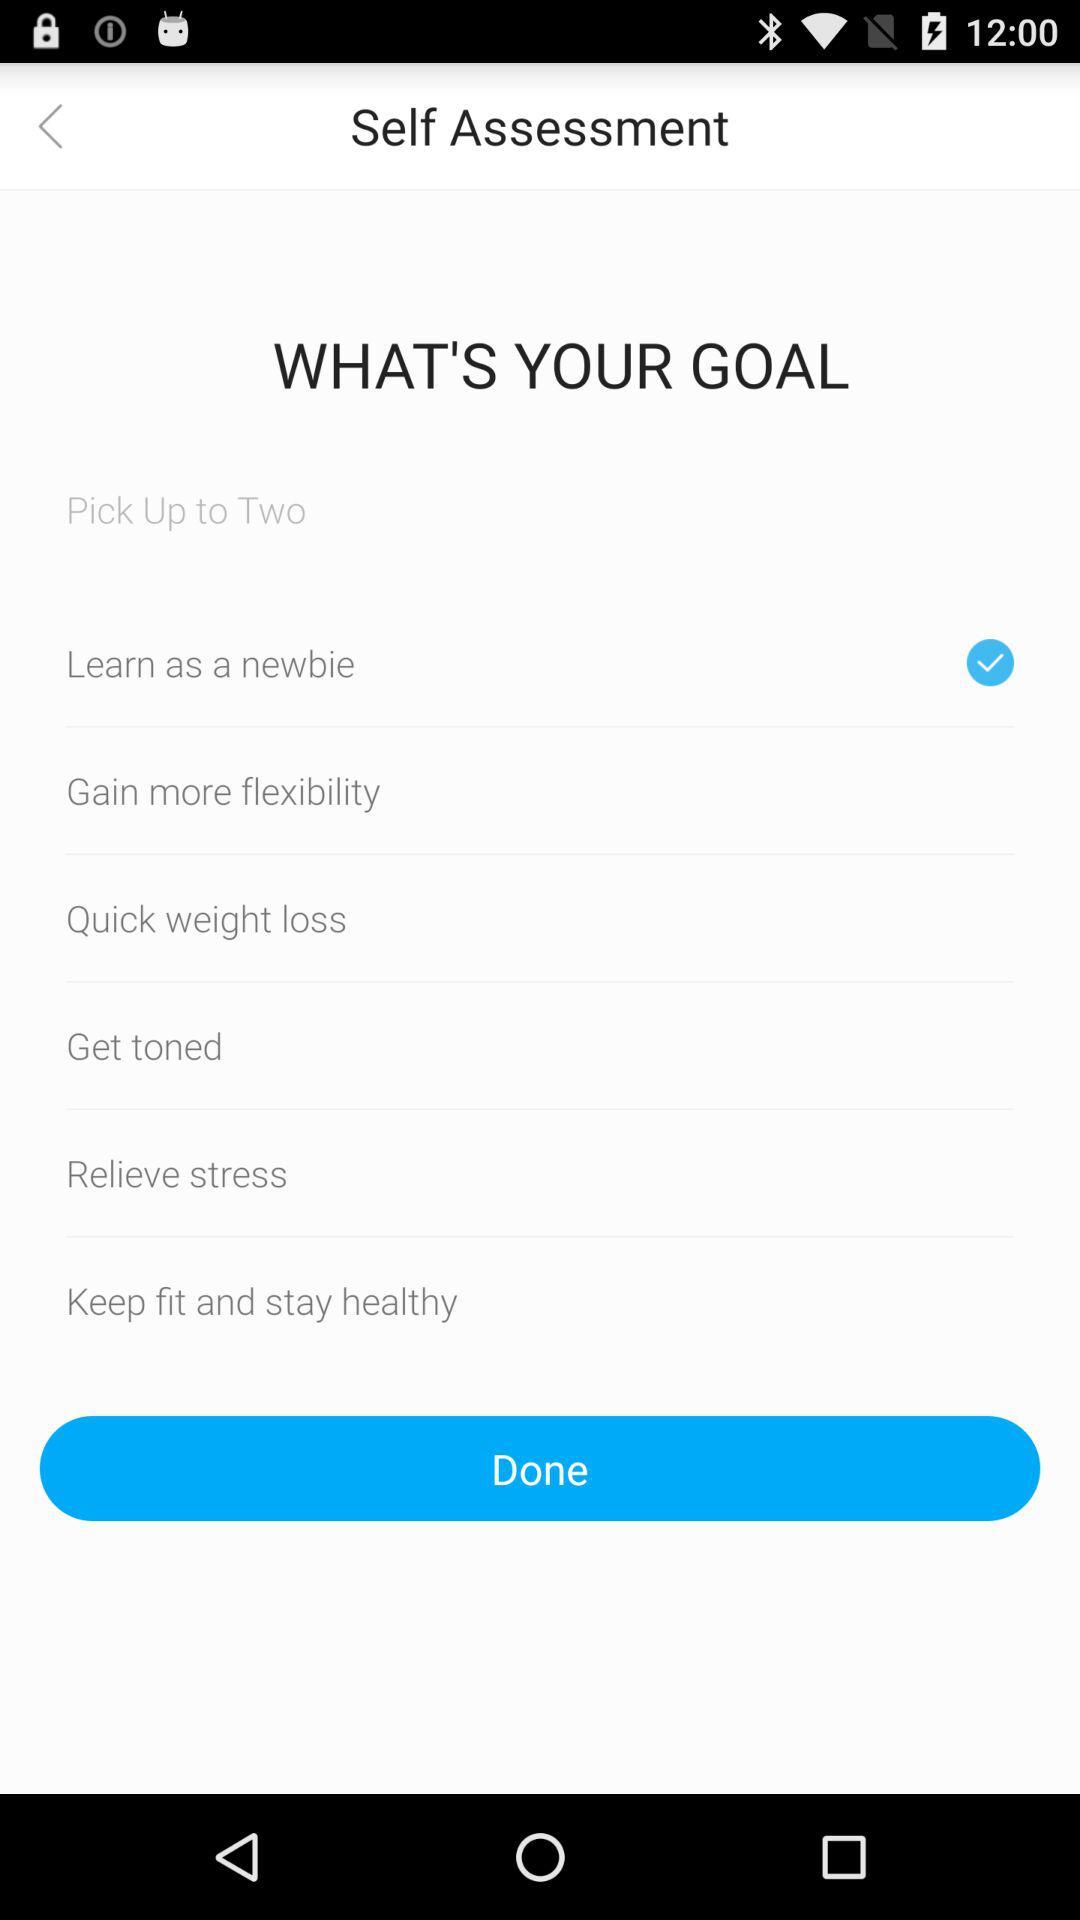 This screenshot has width=1080, height=1920. I want to click on the item next to self assessment, so click(61, 124).